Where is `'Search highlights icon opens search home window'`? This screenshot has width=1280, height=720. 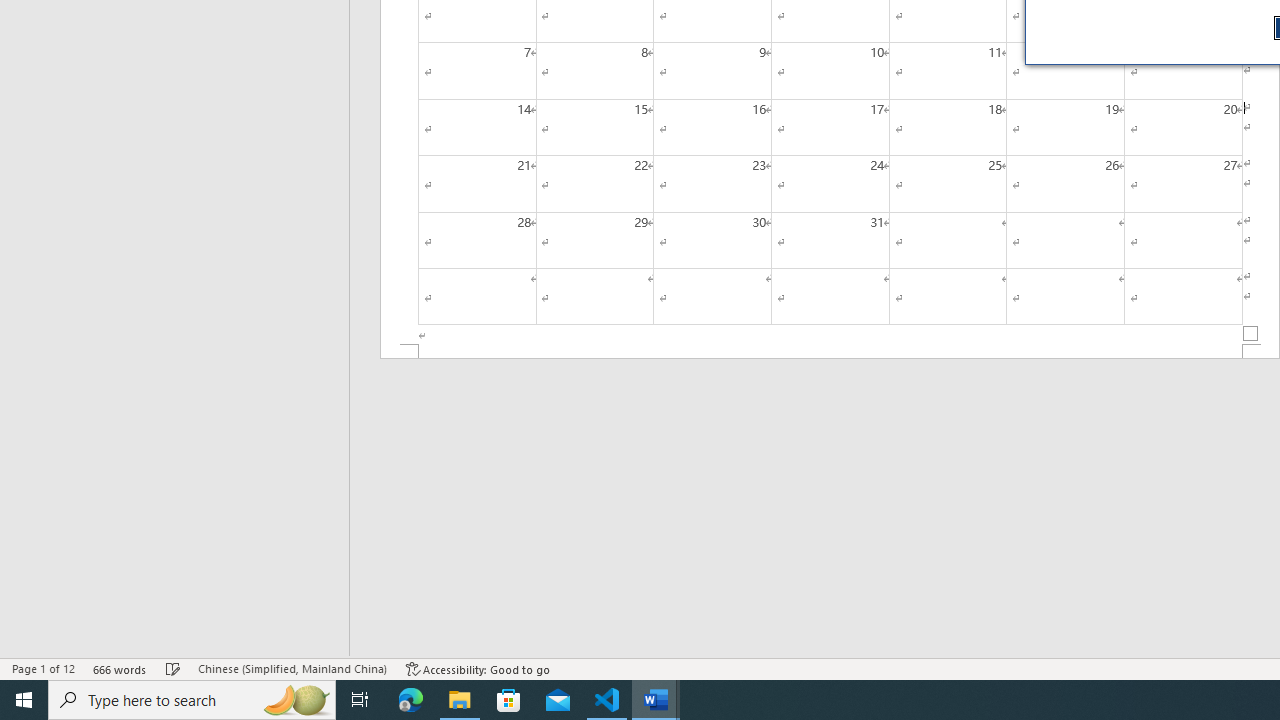
'Search highlights icon opens search home window' is located at coordinates (294, 698).